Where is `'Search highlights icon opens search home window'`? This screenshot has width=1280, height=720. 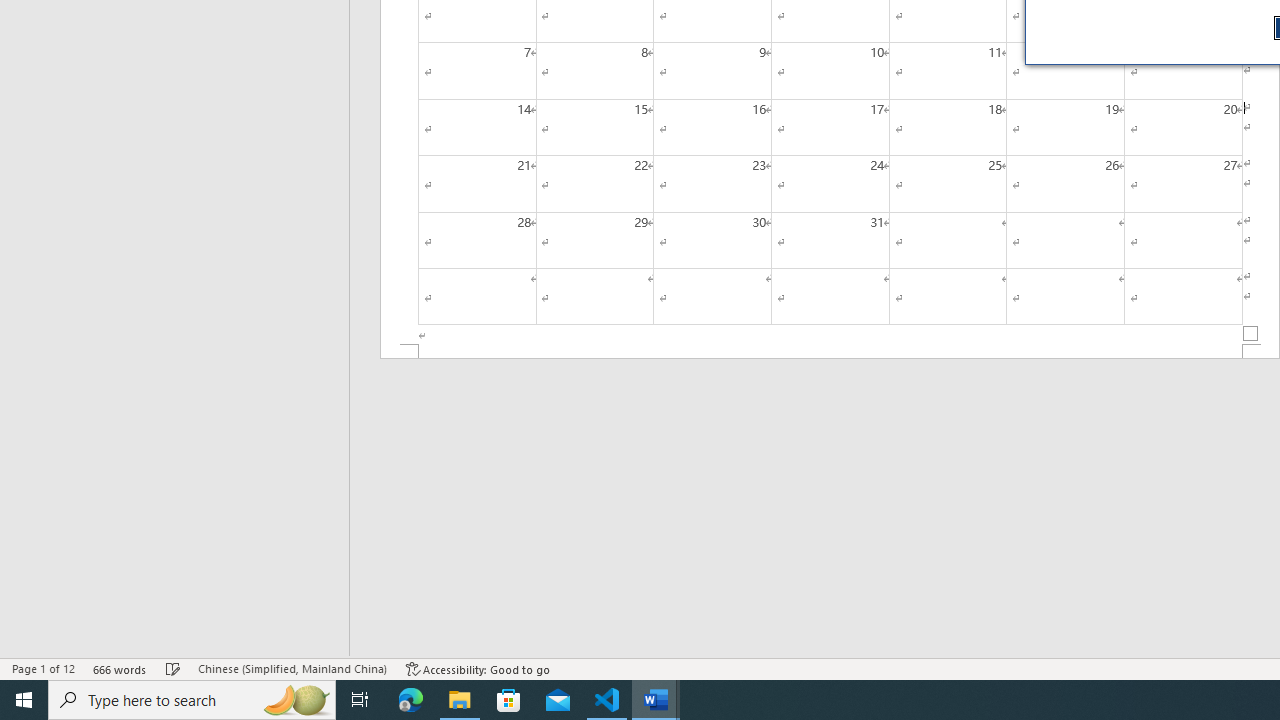
'Search highlights icon opens search home window' is located at coordinates (294, 698).